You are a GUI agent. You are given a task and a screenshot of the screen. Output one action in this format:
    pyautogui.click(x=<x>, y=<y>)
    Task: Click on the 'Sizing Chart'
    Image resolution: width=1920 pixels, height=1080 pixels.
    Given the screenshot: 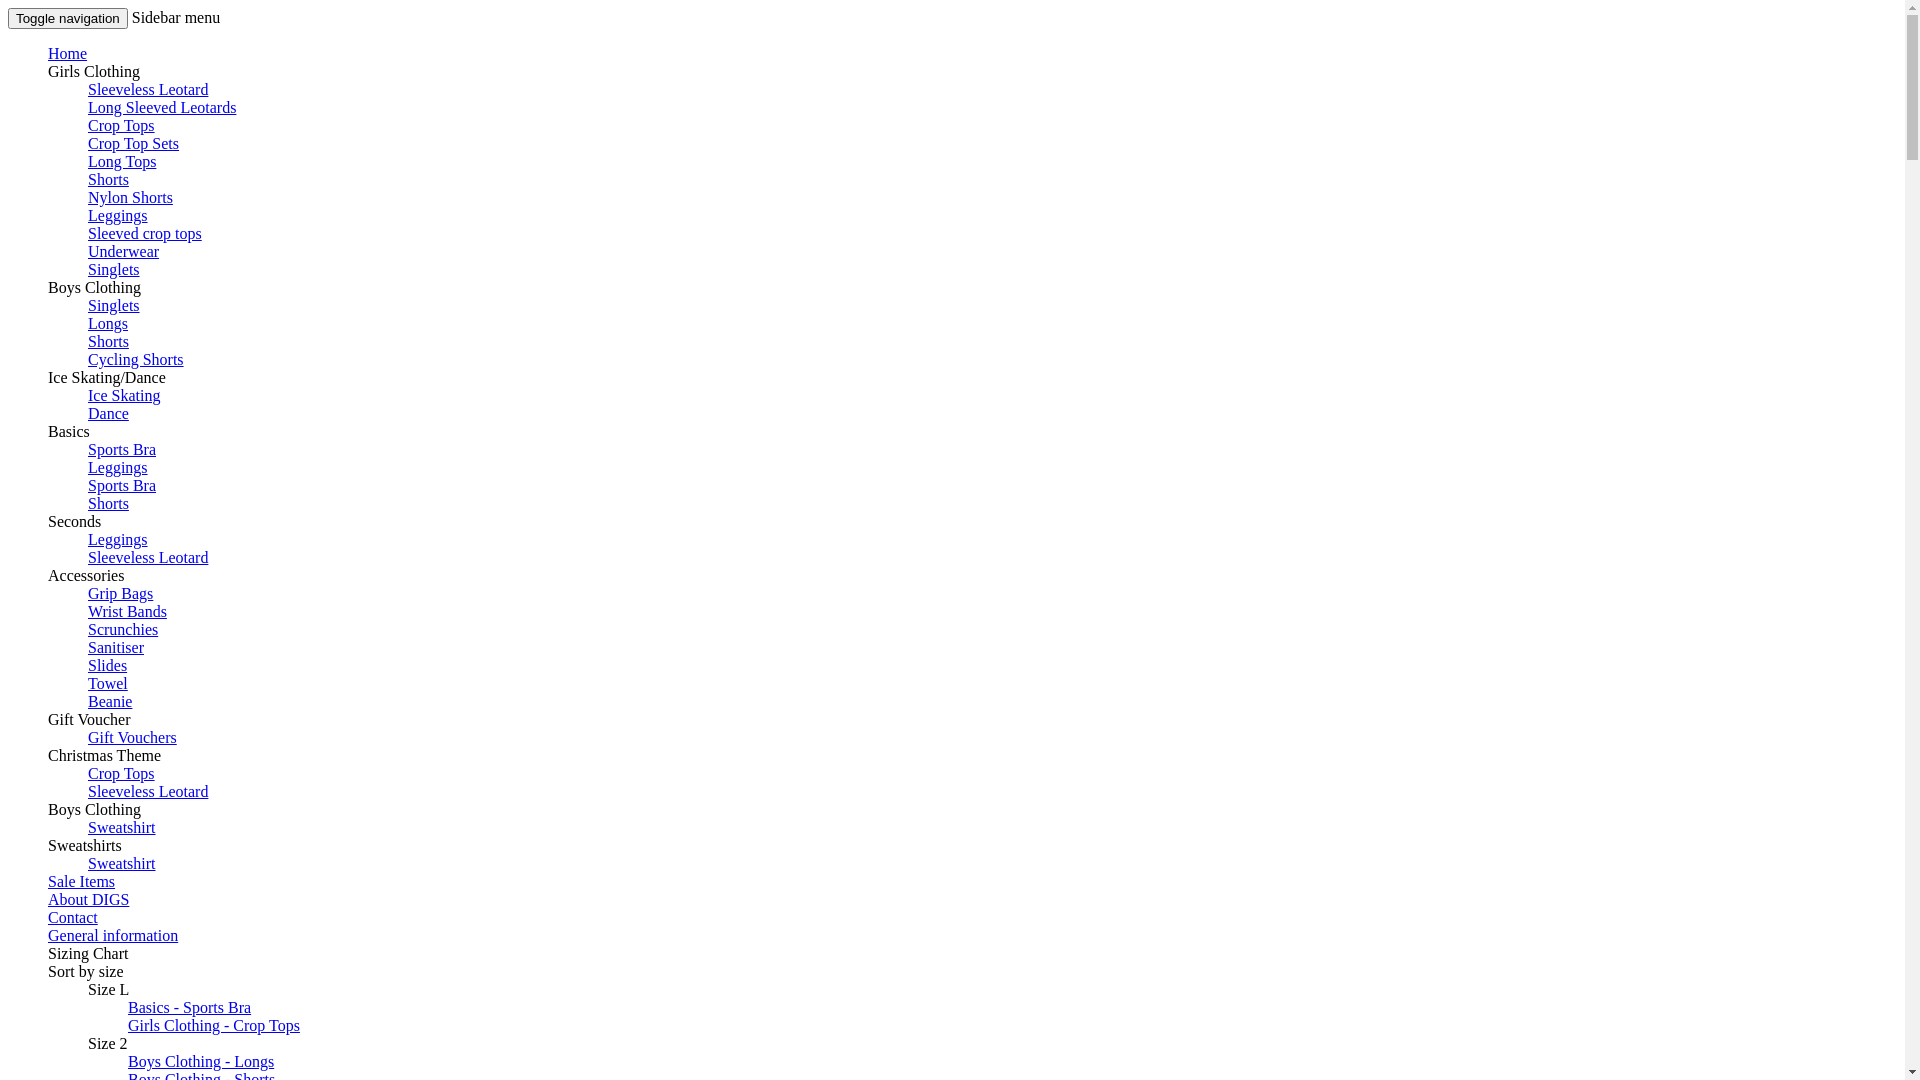 What is the action you would take?
    pyautogui.click(x=48, y=952)
    